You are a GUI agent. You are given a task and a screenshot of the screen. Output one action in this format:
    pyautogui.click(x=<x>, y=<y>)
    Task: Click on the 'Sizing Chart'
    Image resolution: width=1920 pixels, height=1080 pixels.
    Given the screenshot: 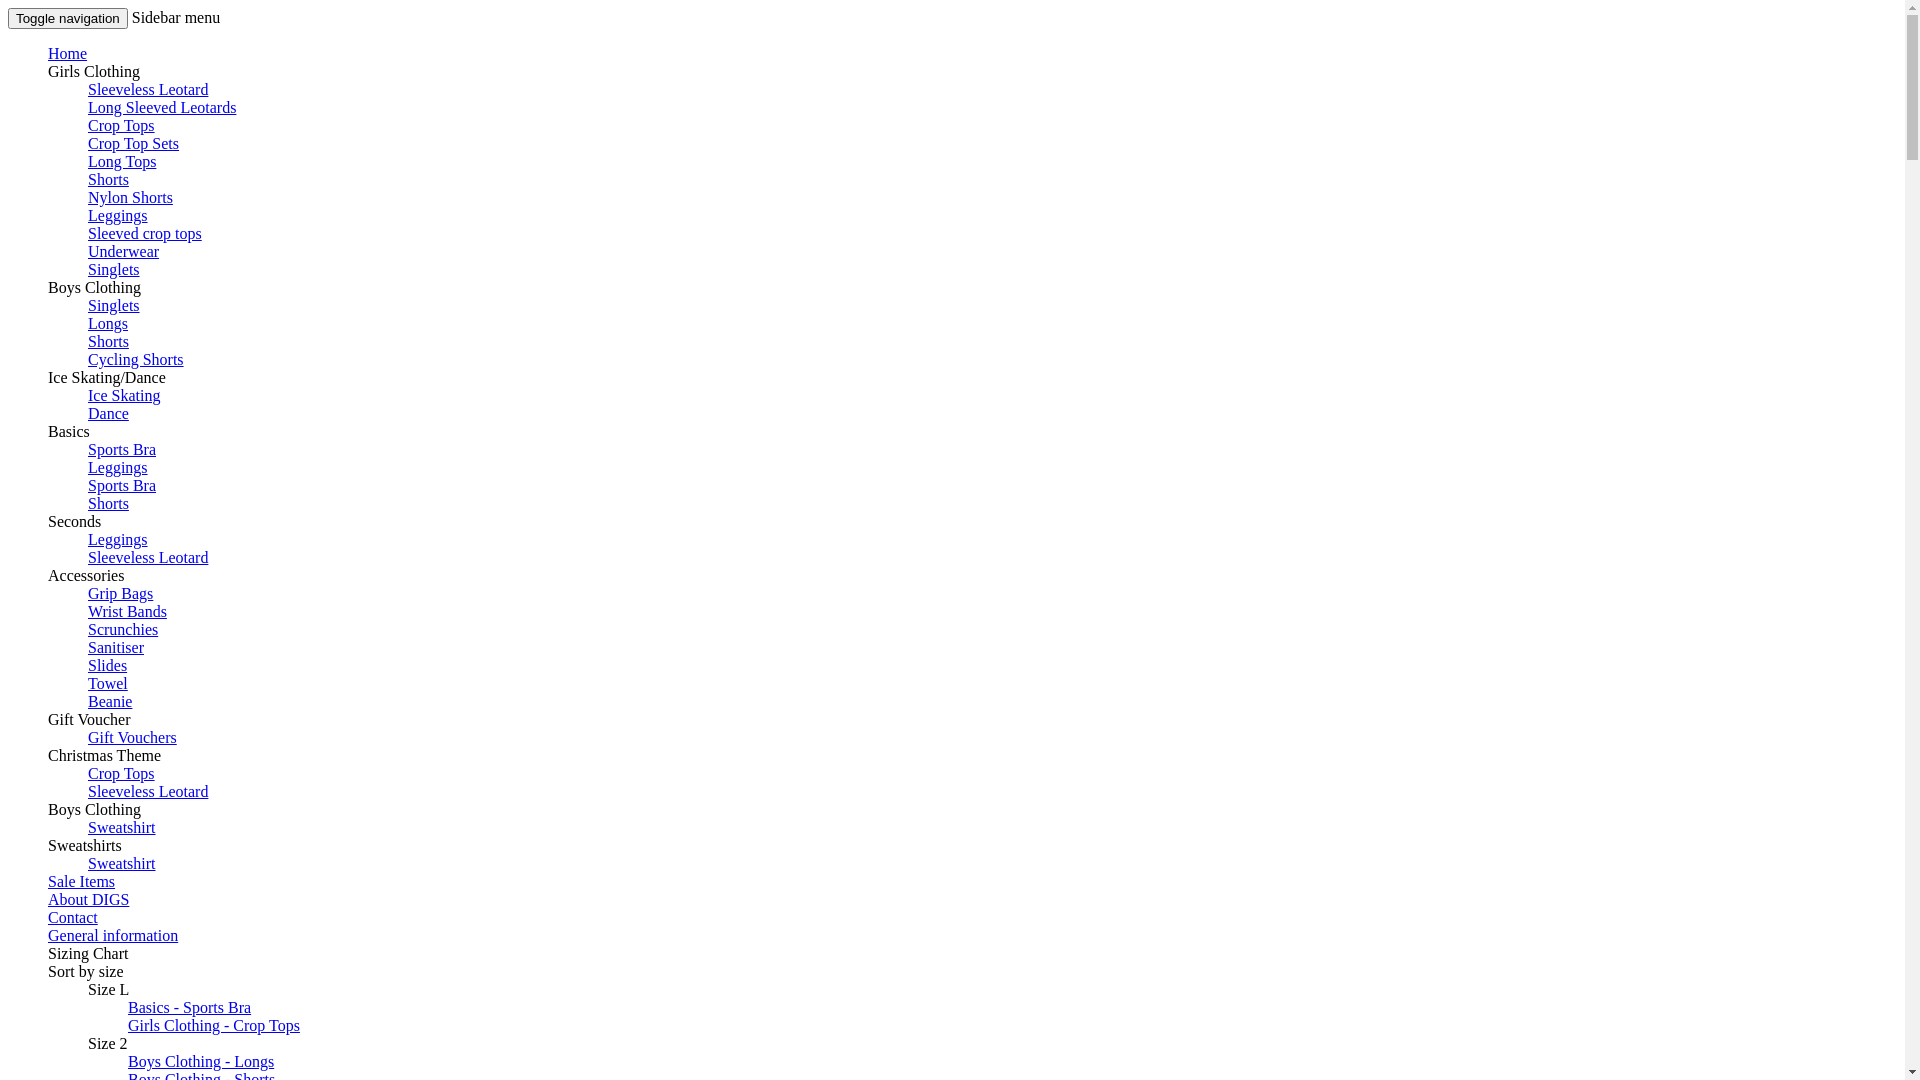 What is the action you would take?
    pyautogui.click(x=48, y=952)
    